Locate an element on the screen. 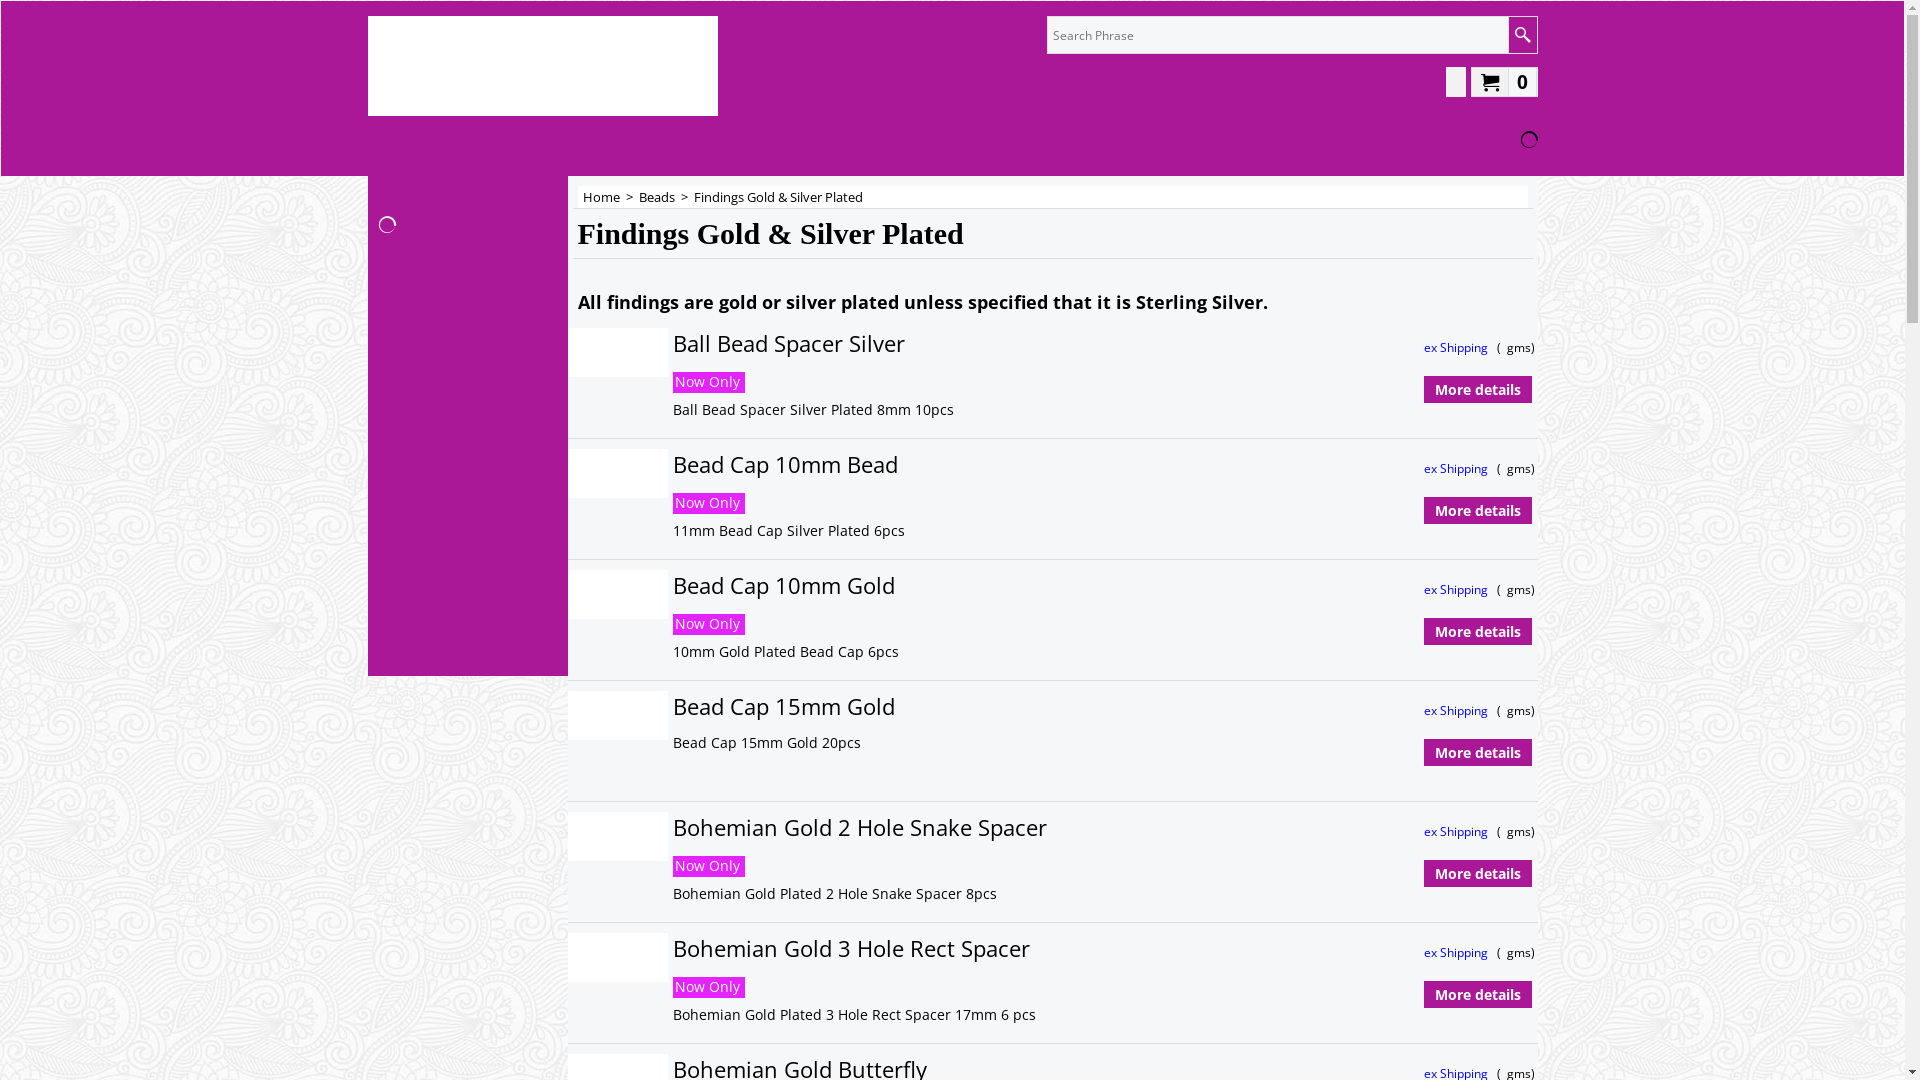  'More details' is located at coordinates (1477, 632).